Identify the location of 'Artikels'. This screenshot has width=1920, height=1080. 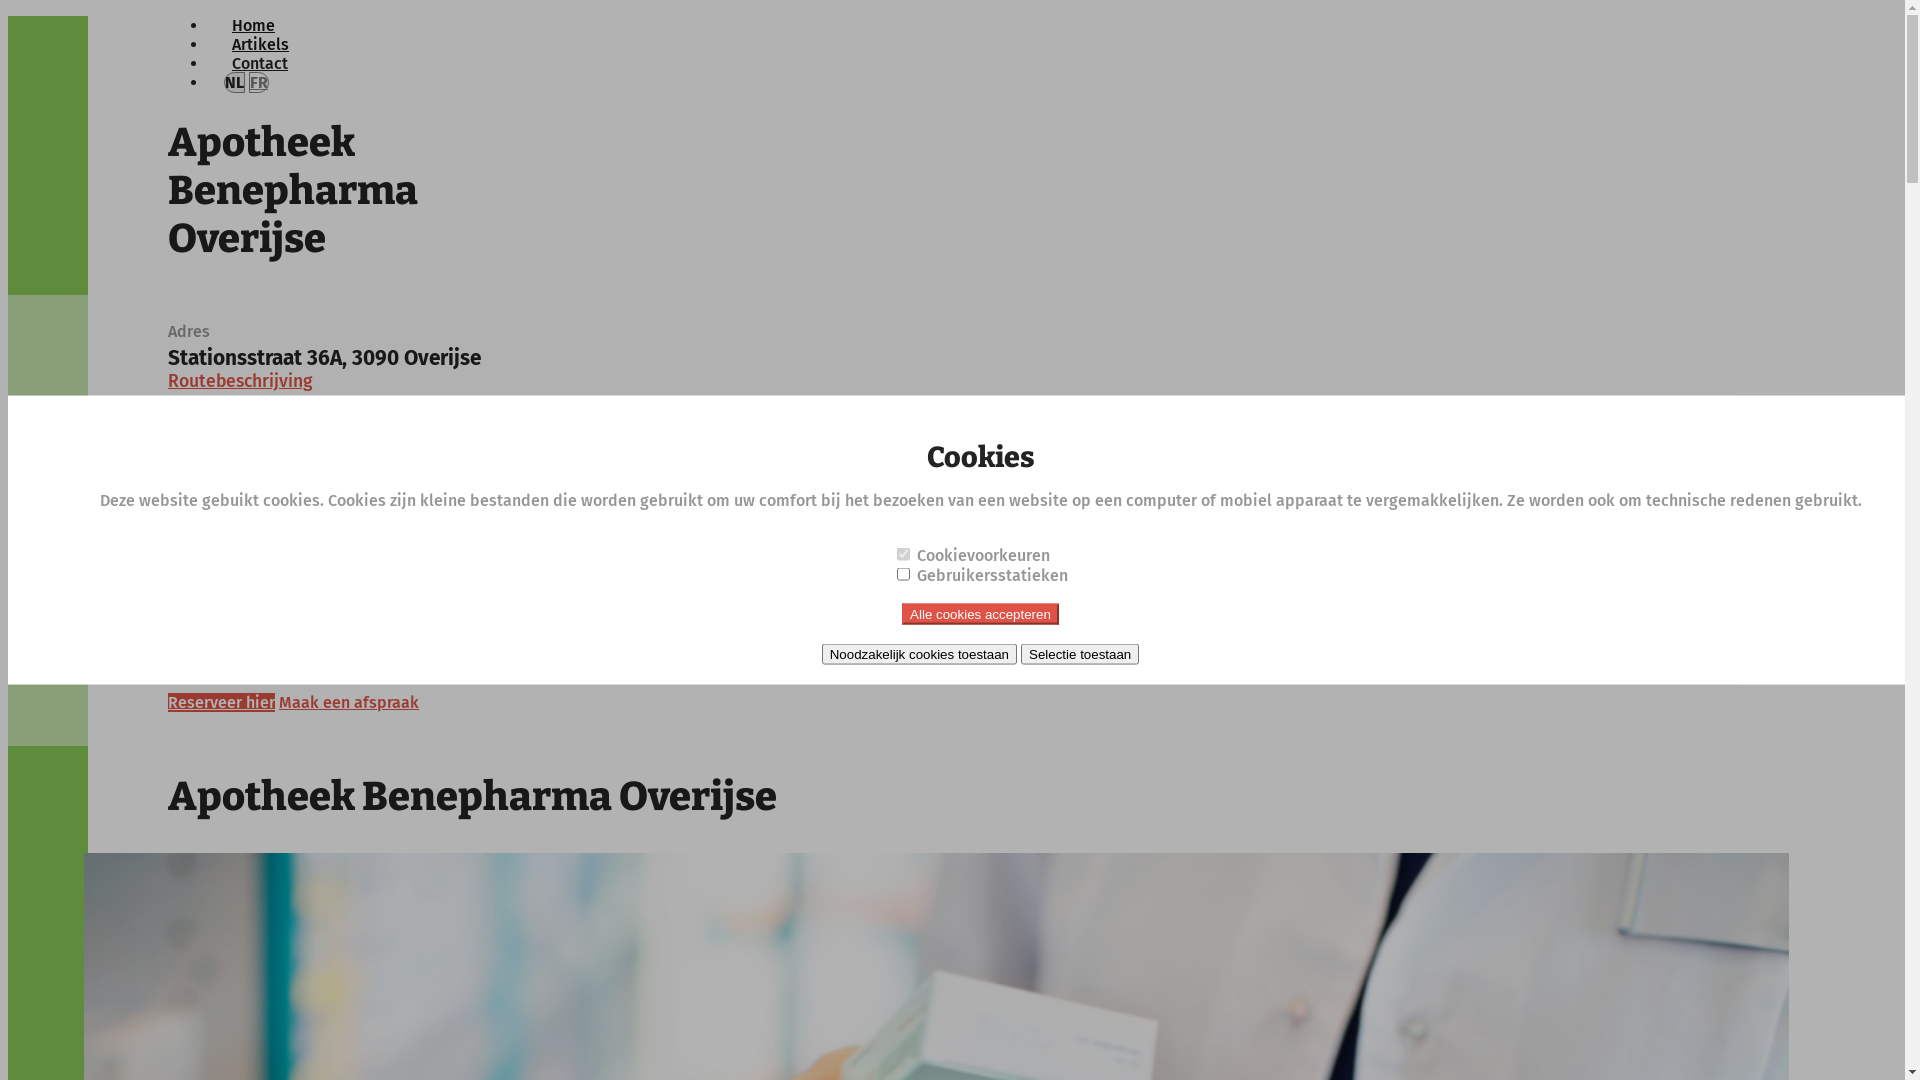
(259, 44).